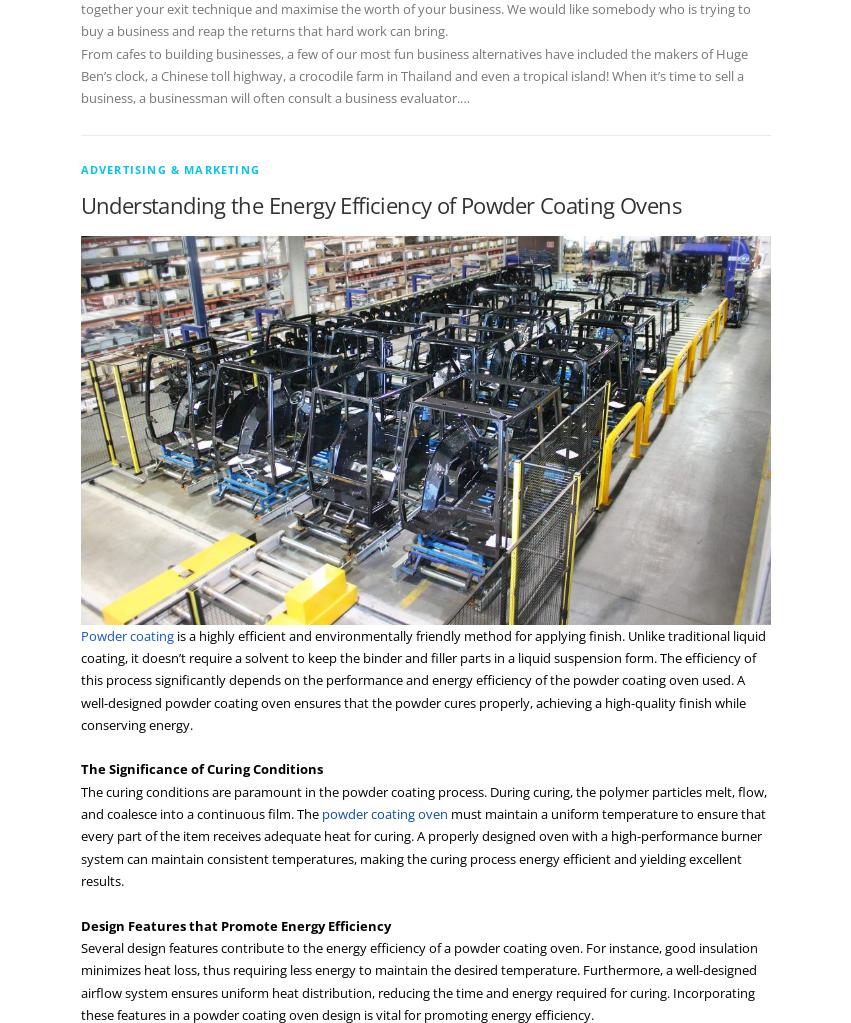  I want to click on 'Powder coating', so click(126, 634).